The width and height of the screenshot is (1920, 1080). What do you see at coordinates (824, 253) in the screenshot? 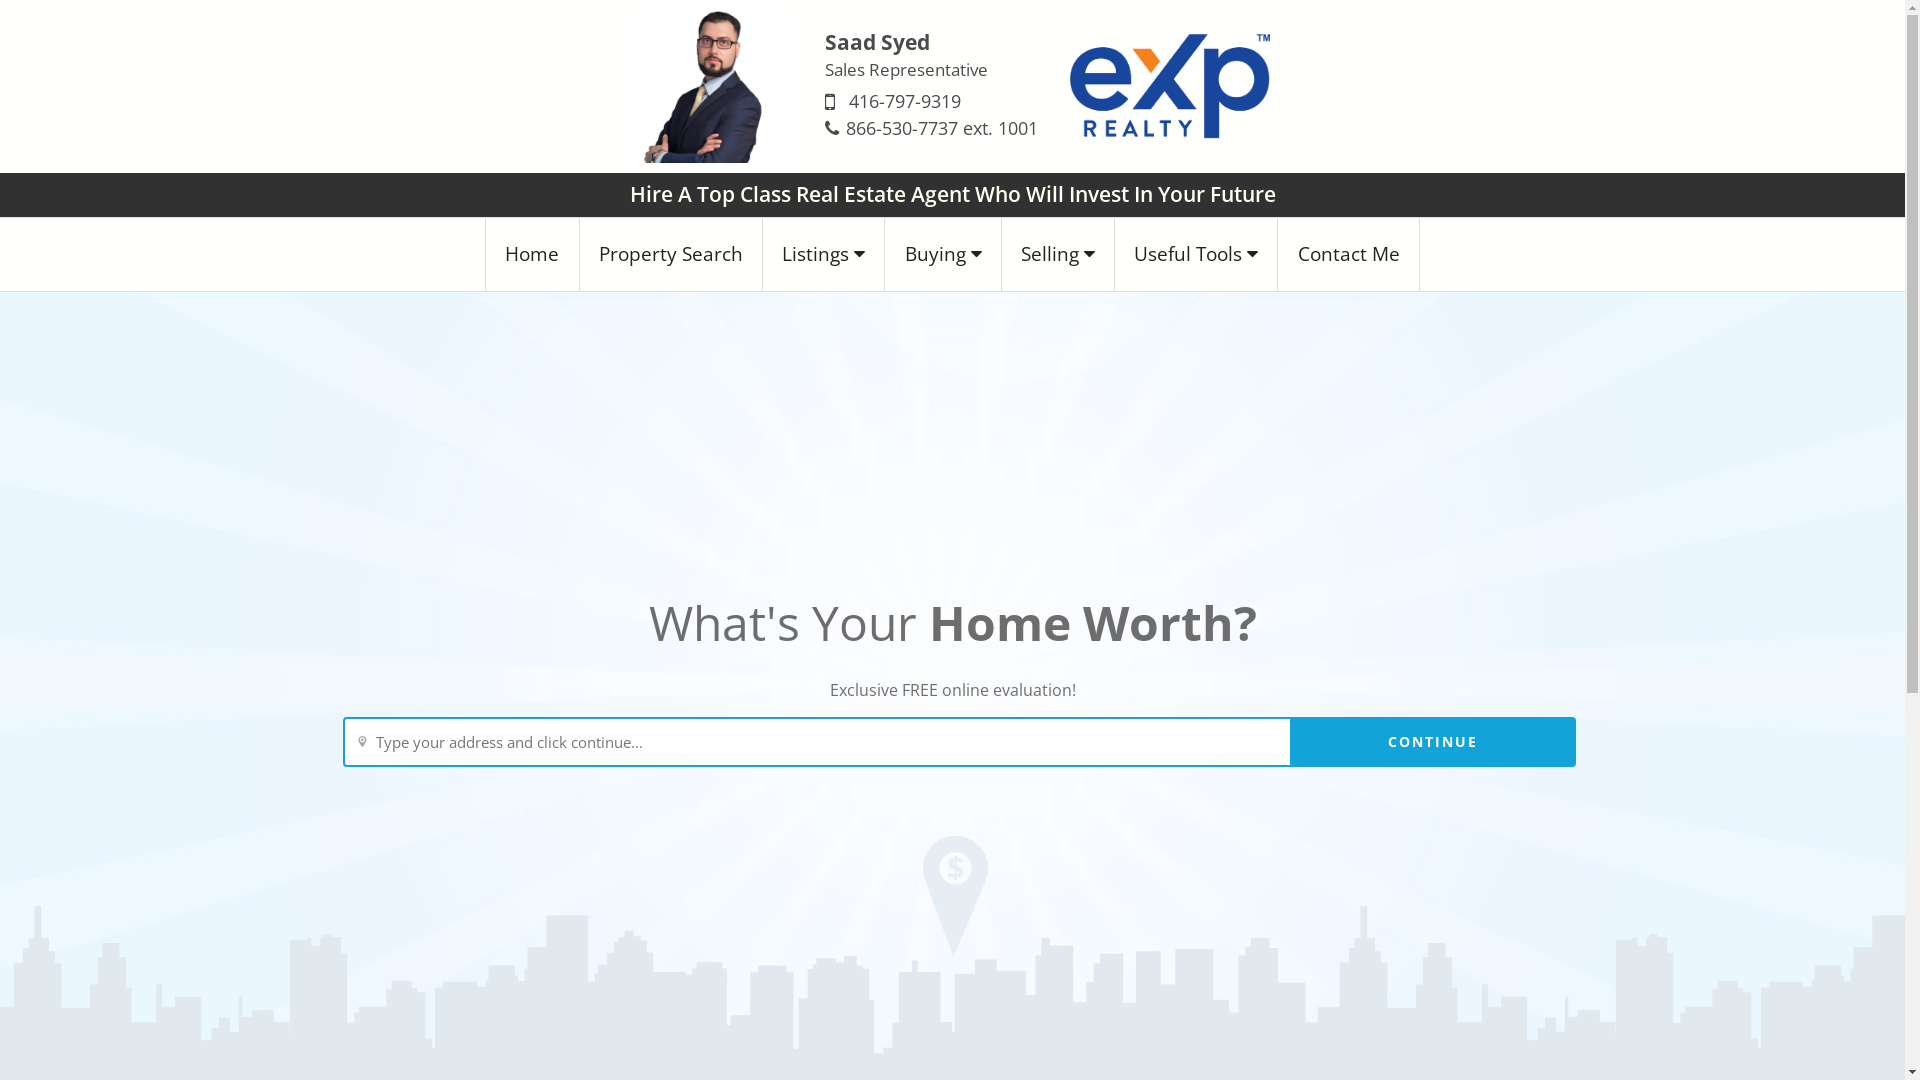
I see `'Listings'` at bounding box center [824, 253].